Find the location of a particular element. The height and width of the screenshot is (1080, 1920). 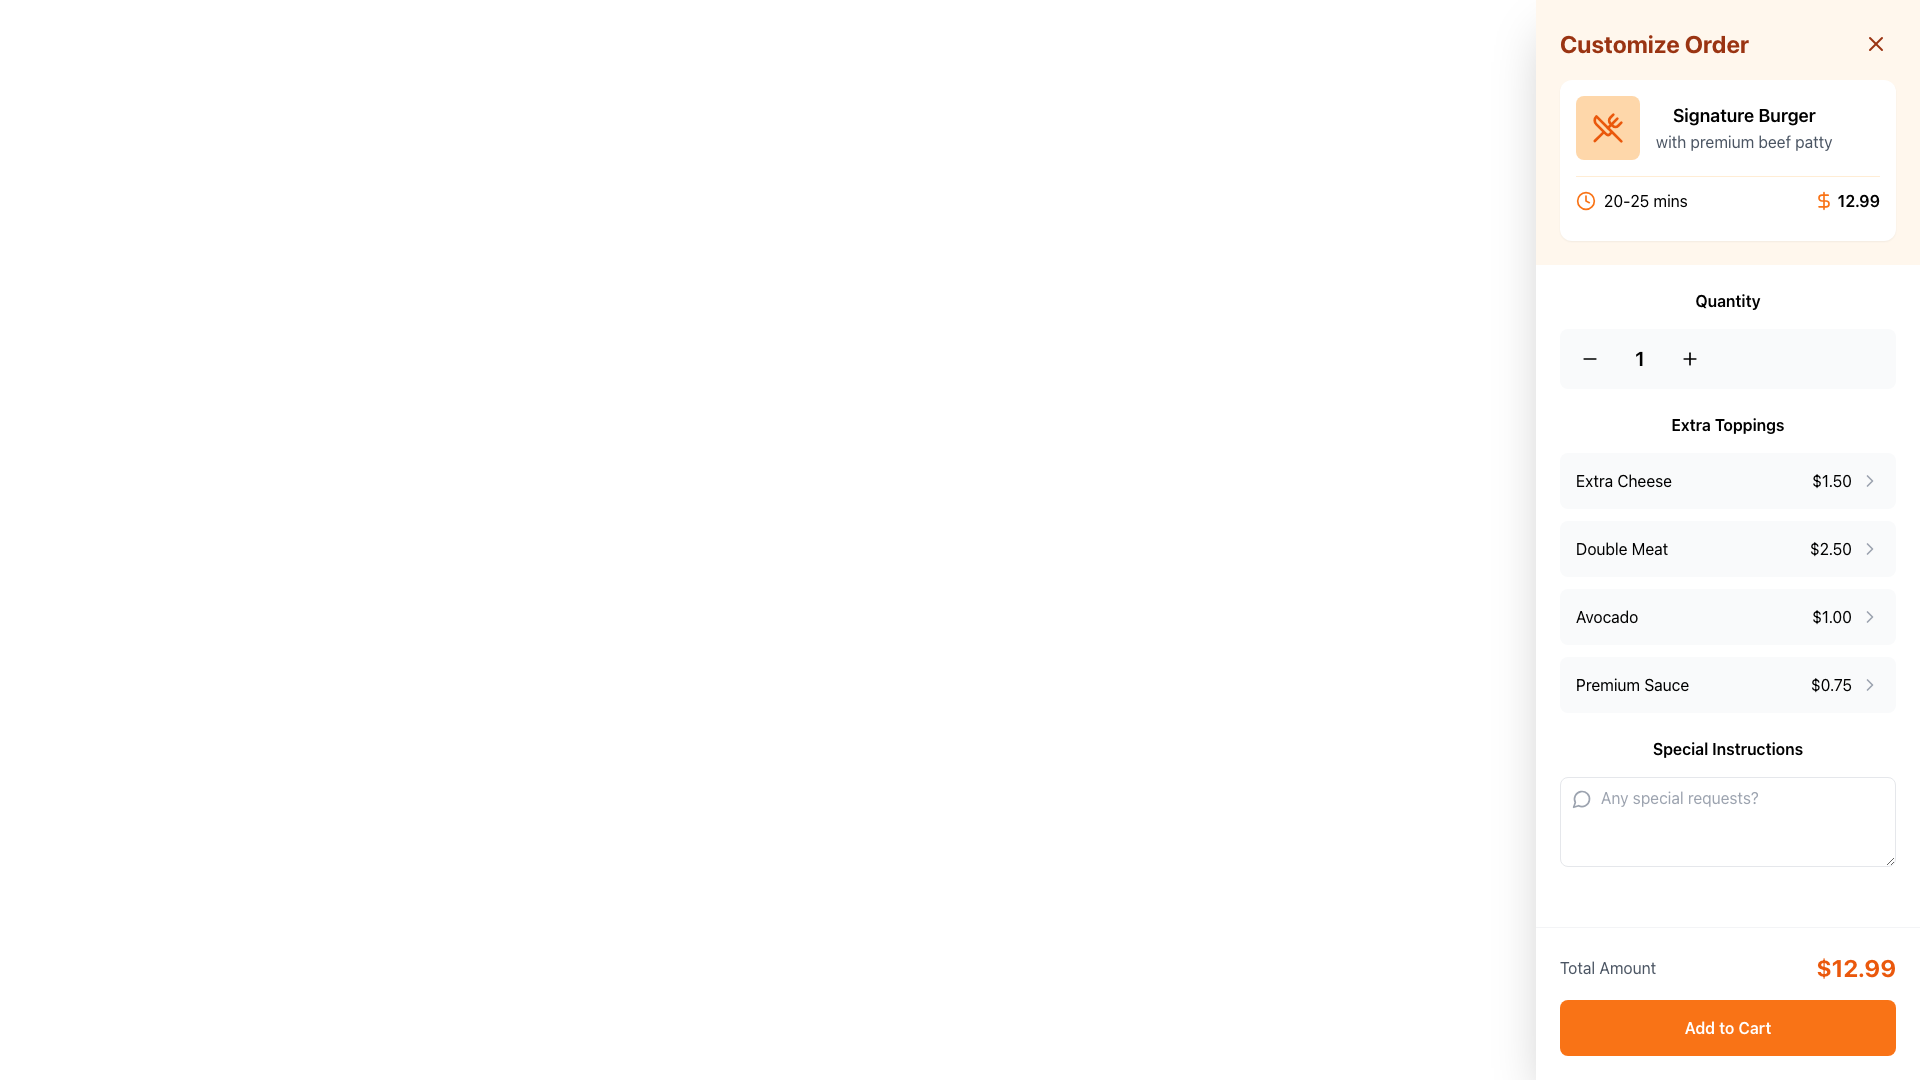

the area around the price display of the 'Signature Burger' menu item in the 'Customize Order' panel for related interactions is located at coordinates (1857, 200).